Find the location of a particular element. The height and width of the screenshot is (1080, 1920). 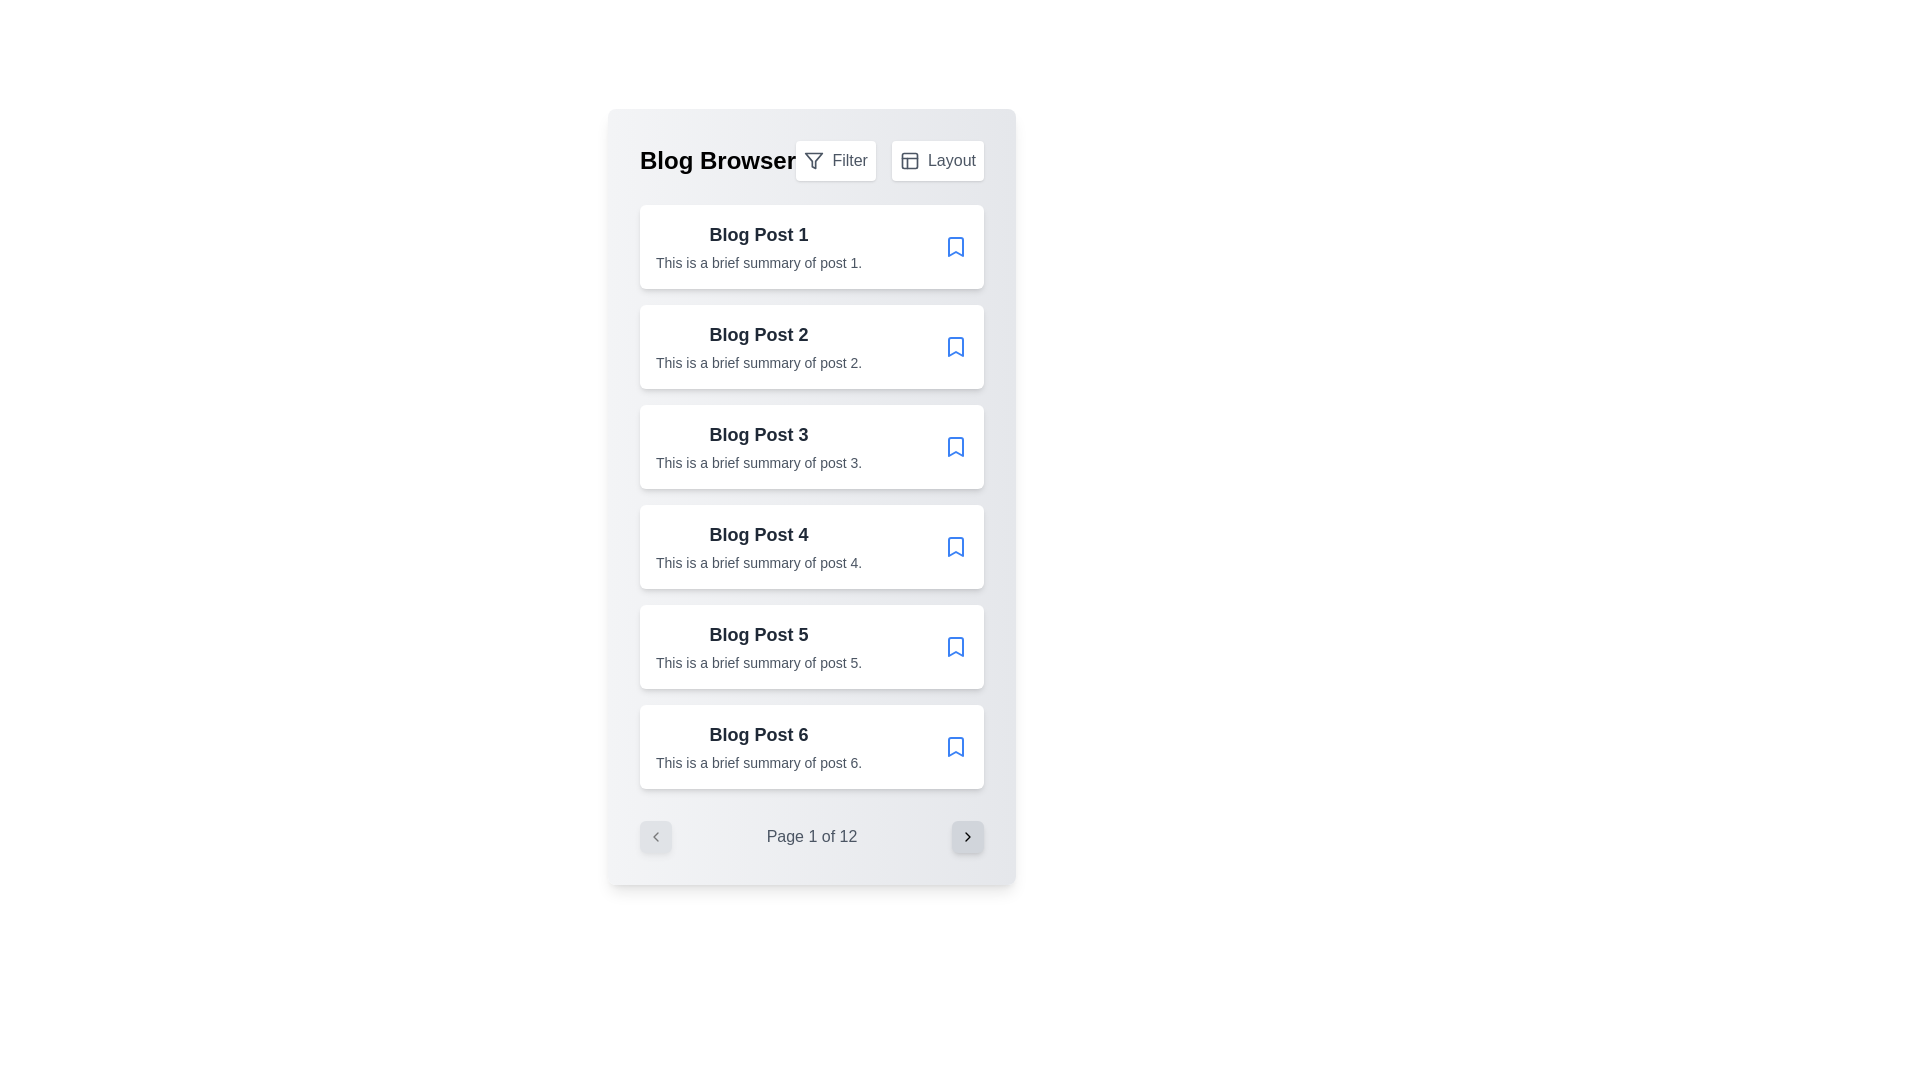

the filter icon located in the top interface bar, directly to the left of the 'Filter' text label is located at coordinates (814, 160).